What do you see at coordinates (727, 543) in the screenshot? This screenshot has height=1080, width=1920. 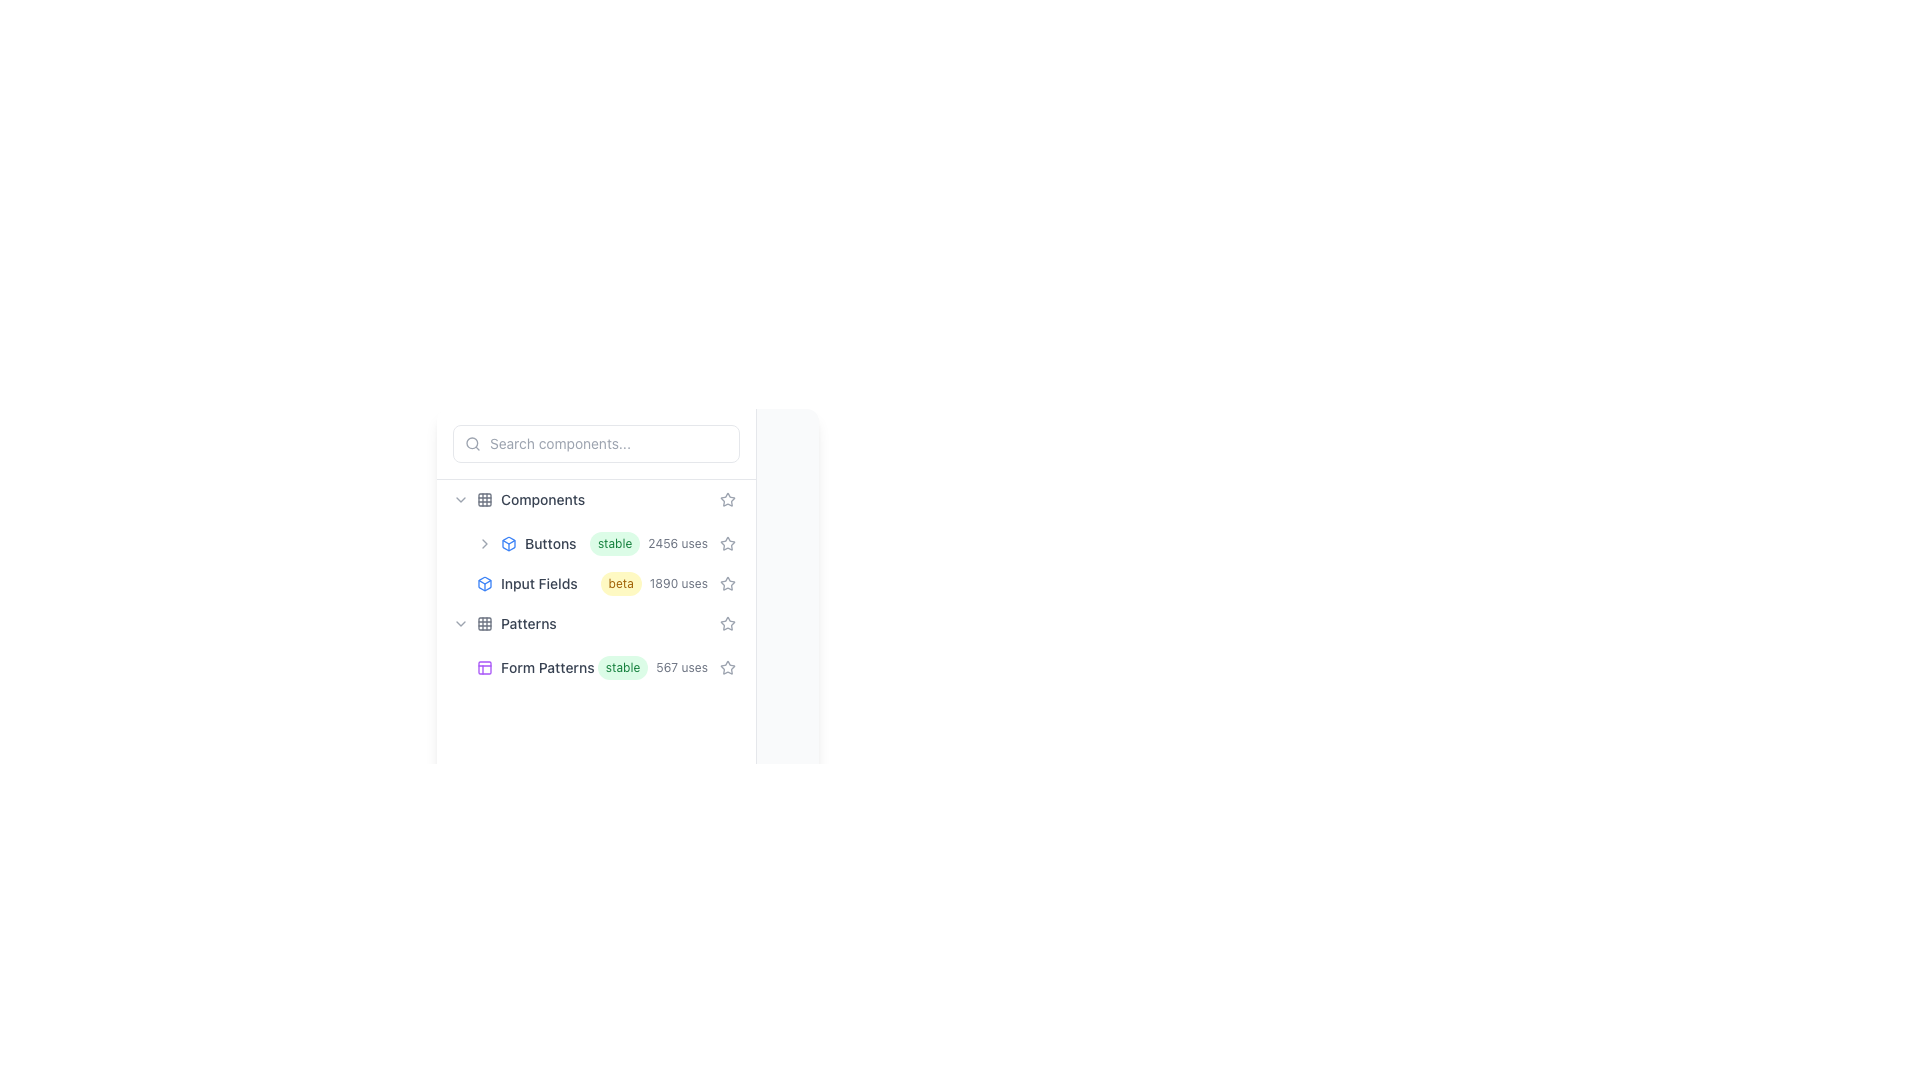 I see `the interactive icon button located at the far right of the 'Buttons' section` at bounding box center [727, 543].